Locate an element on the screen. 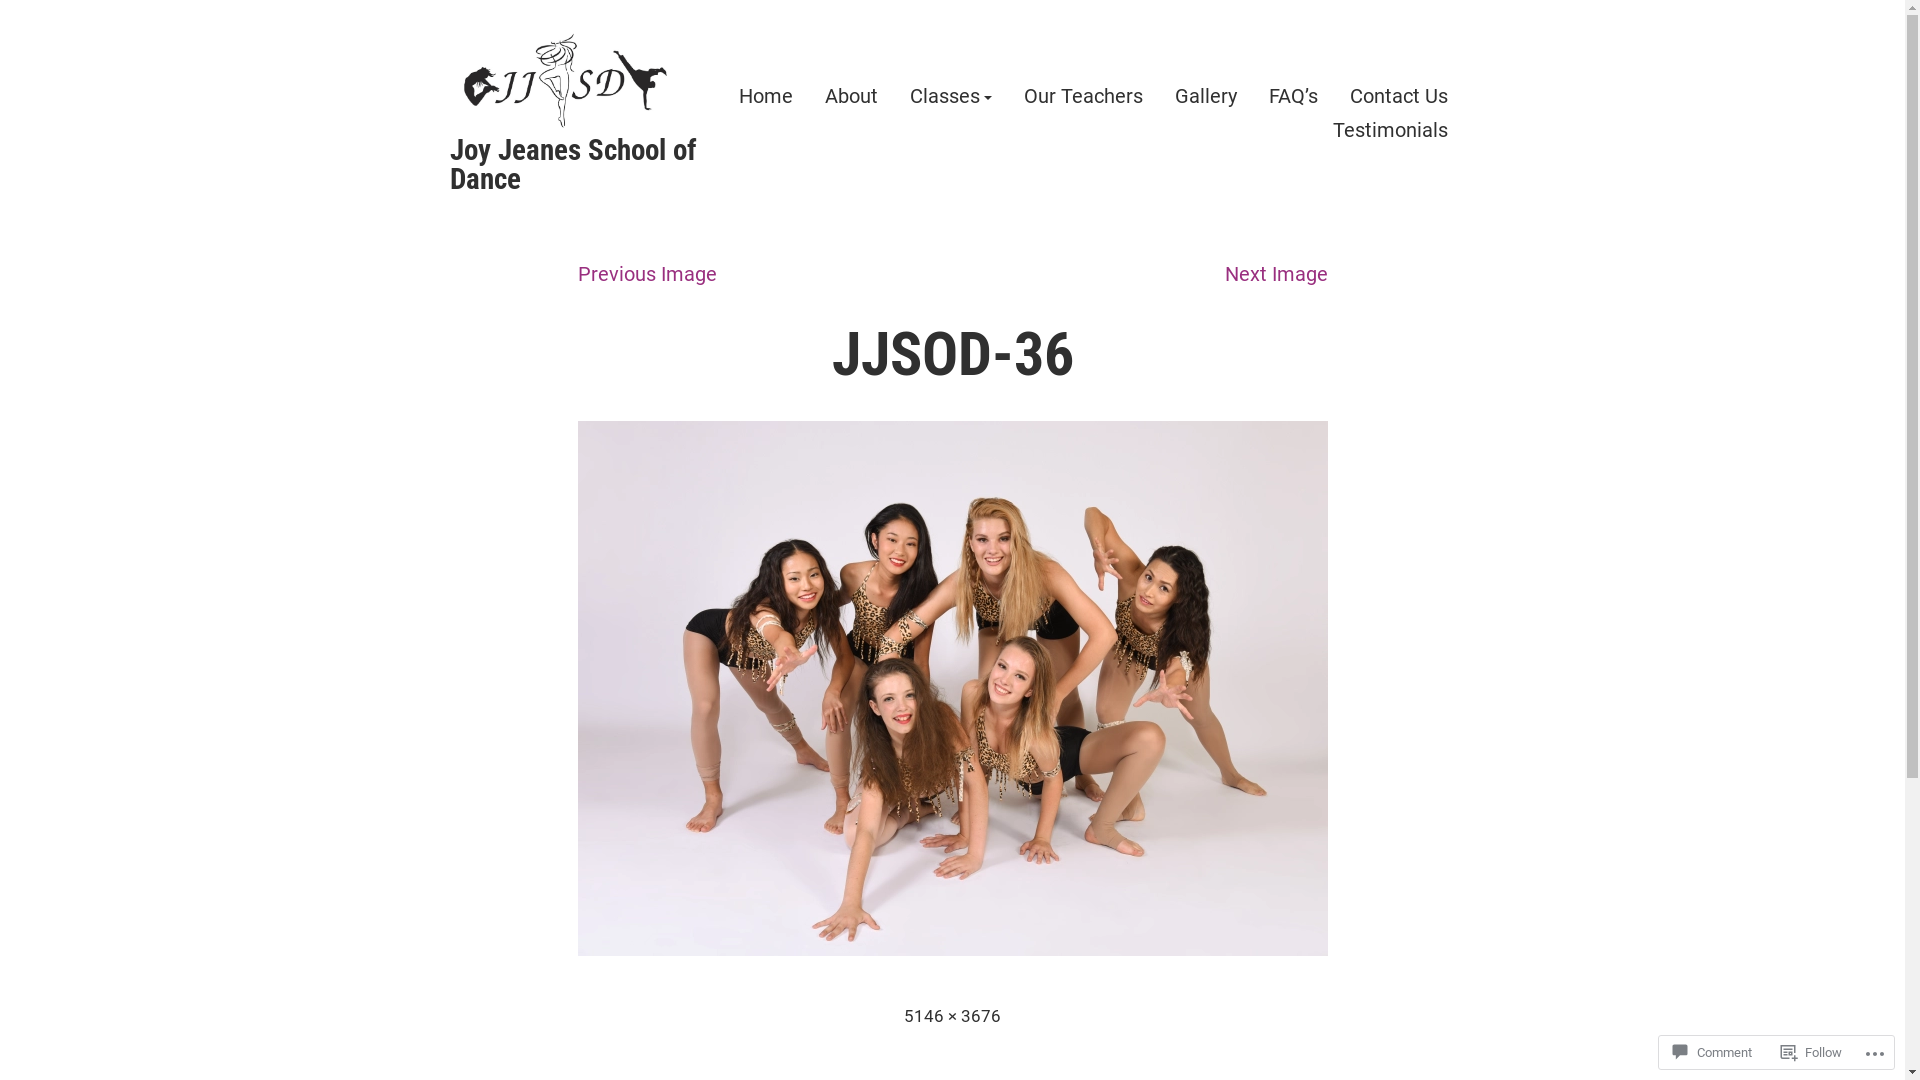 The height and width of the screenshot is (1080, 1920). 'Contact Us' is located at coordinates (1397, 96).